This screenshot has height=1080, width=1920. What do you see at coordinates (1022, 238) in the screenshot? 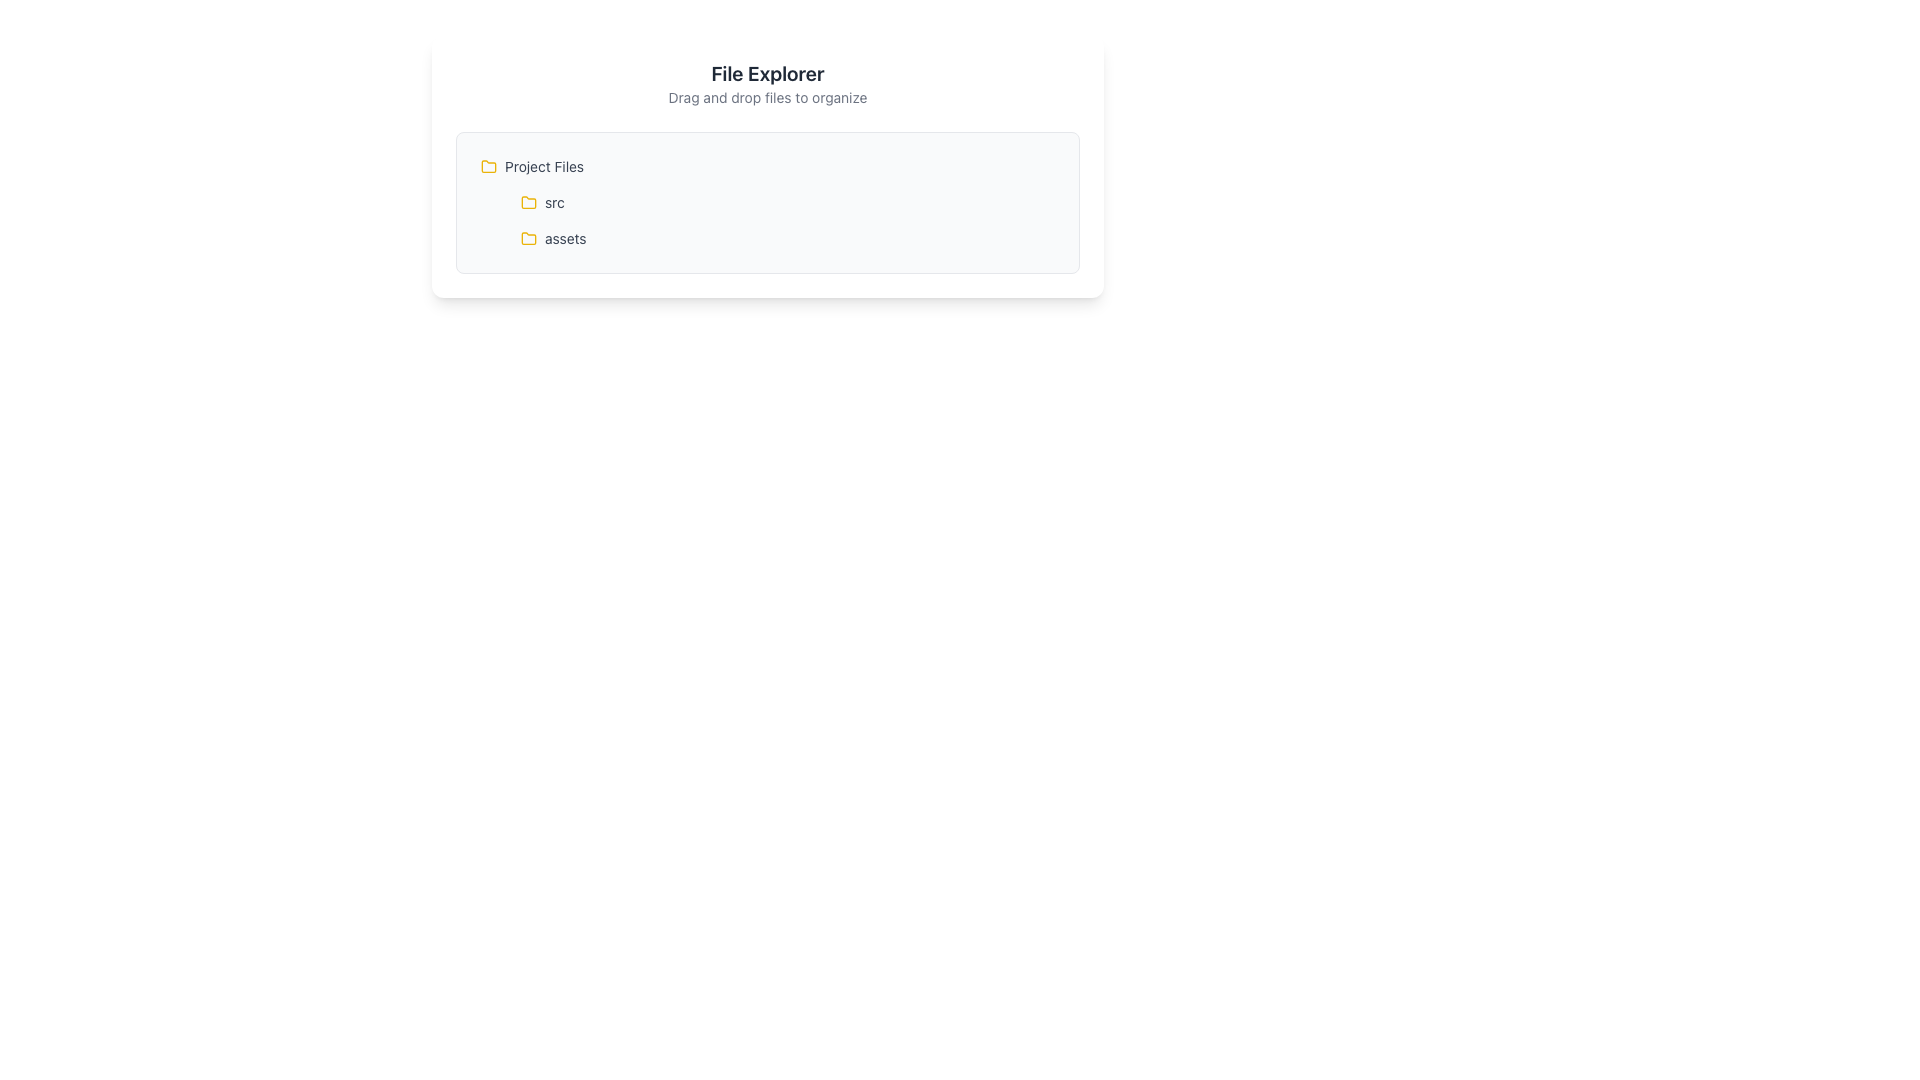
I see `the add button located at the right side of the File Explorer interface, which initiates an action` at bounding box center [1022, 238].